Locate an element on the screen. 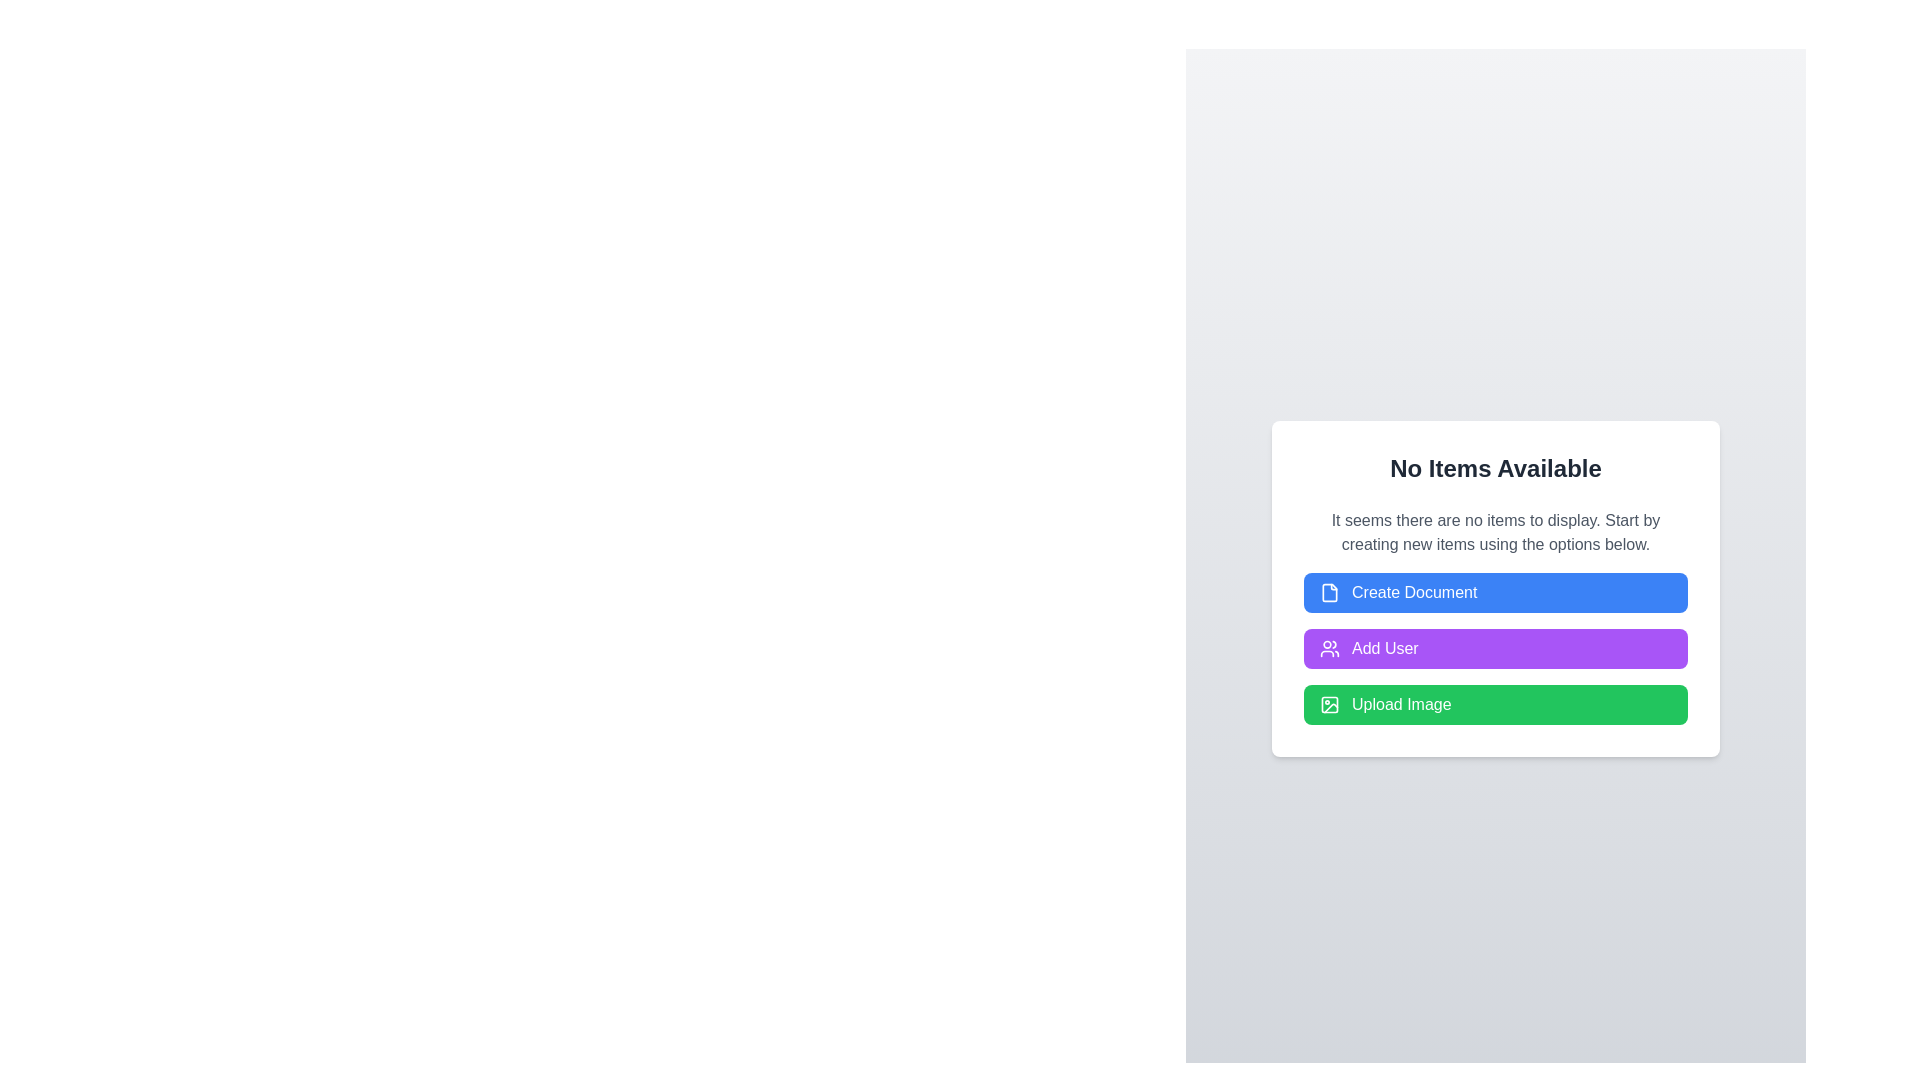  the styling of the decorative shape within the 'Upload Image' button, which is a rectangular icon with rounded corners located in the bottom section of the user interface card is located at coordinates (1329, 704).